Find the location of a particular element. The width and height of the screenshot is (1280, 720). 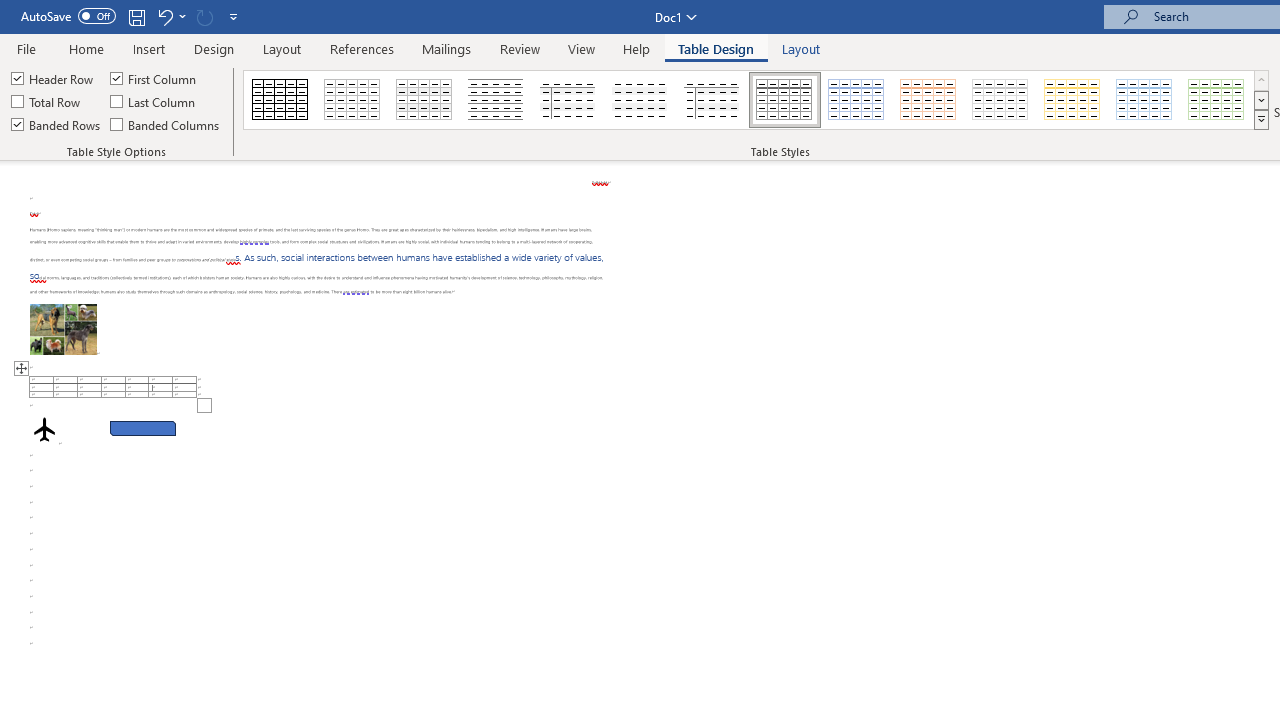

'Banded Columns' is located at coordinates (167, 124).